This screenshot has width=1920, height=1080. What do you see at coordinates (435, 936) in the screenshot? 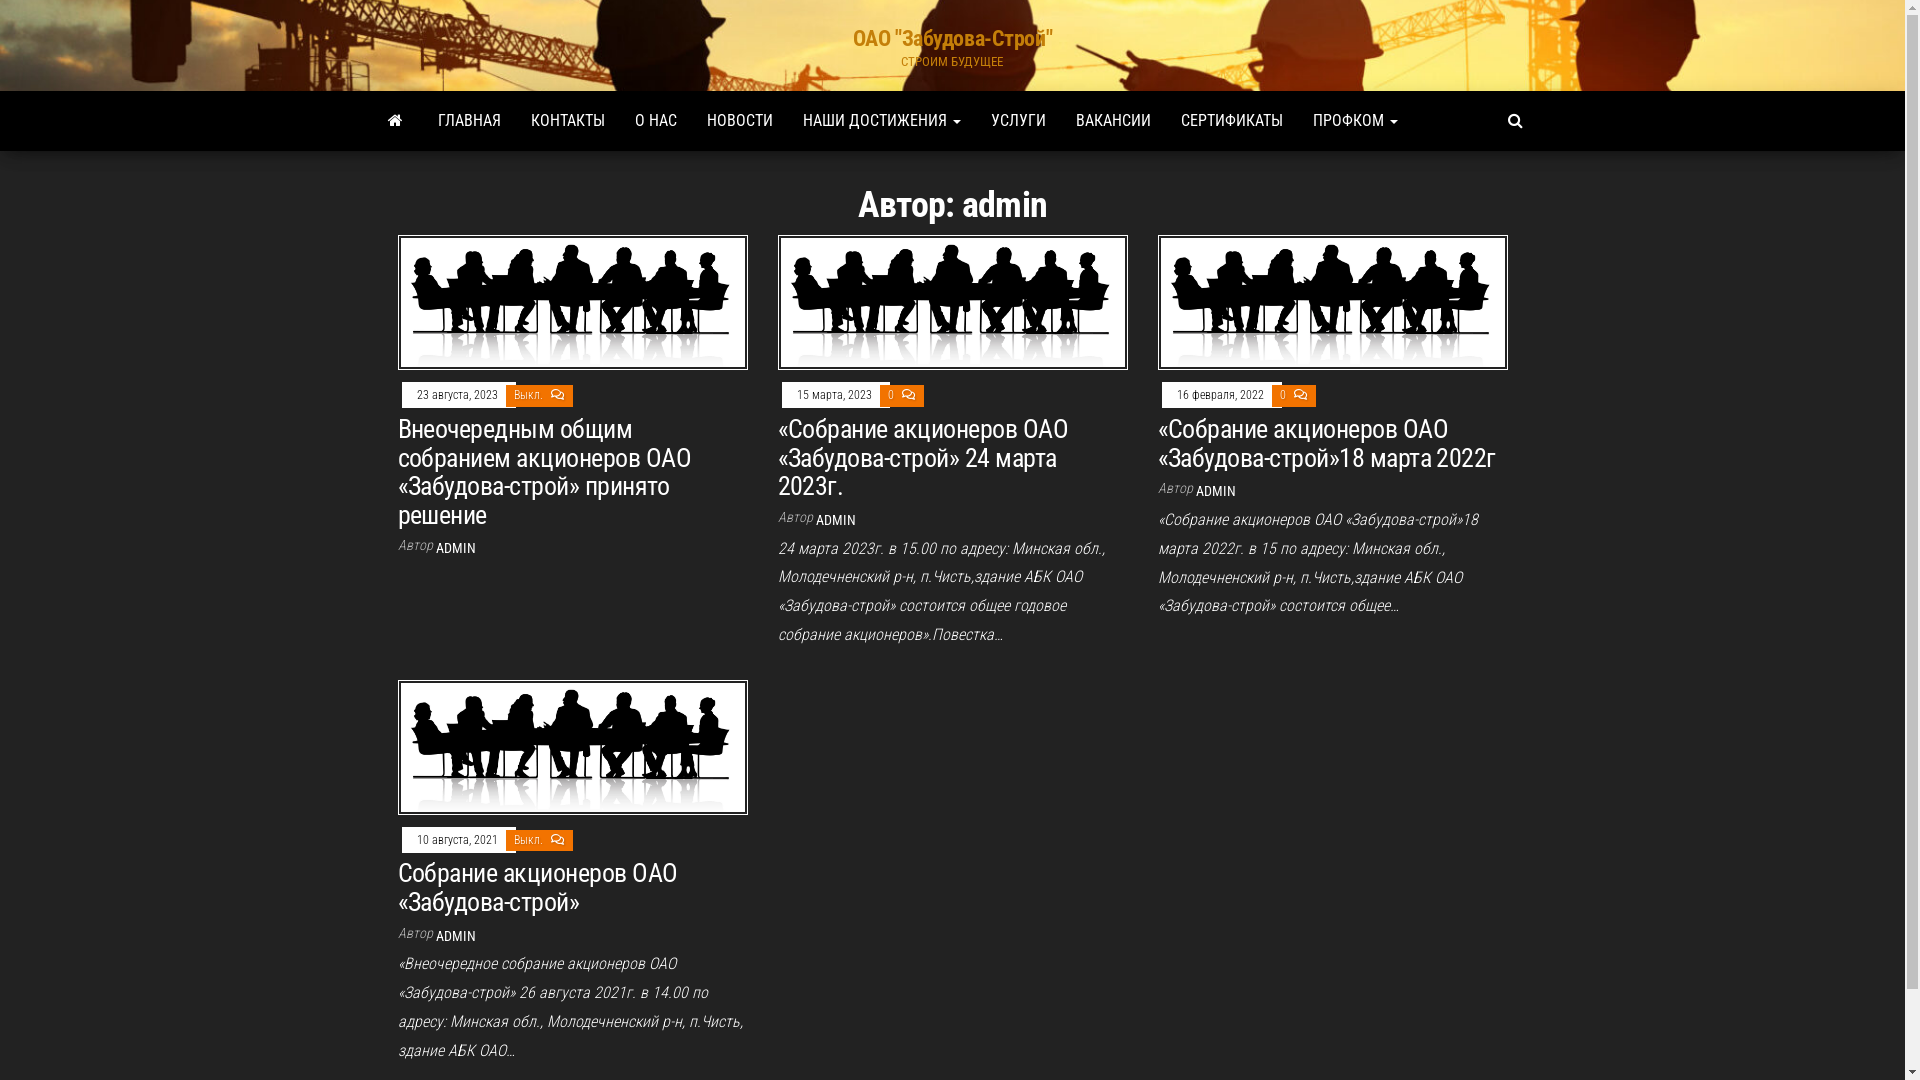
I see `'ADMIN'` at bounding box center [435, 936].